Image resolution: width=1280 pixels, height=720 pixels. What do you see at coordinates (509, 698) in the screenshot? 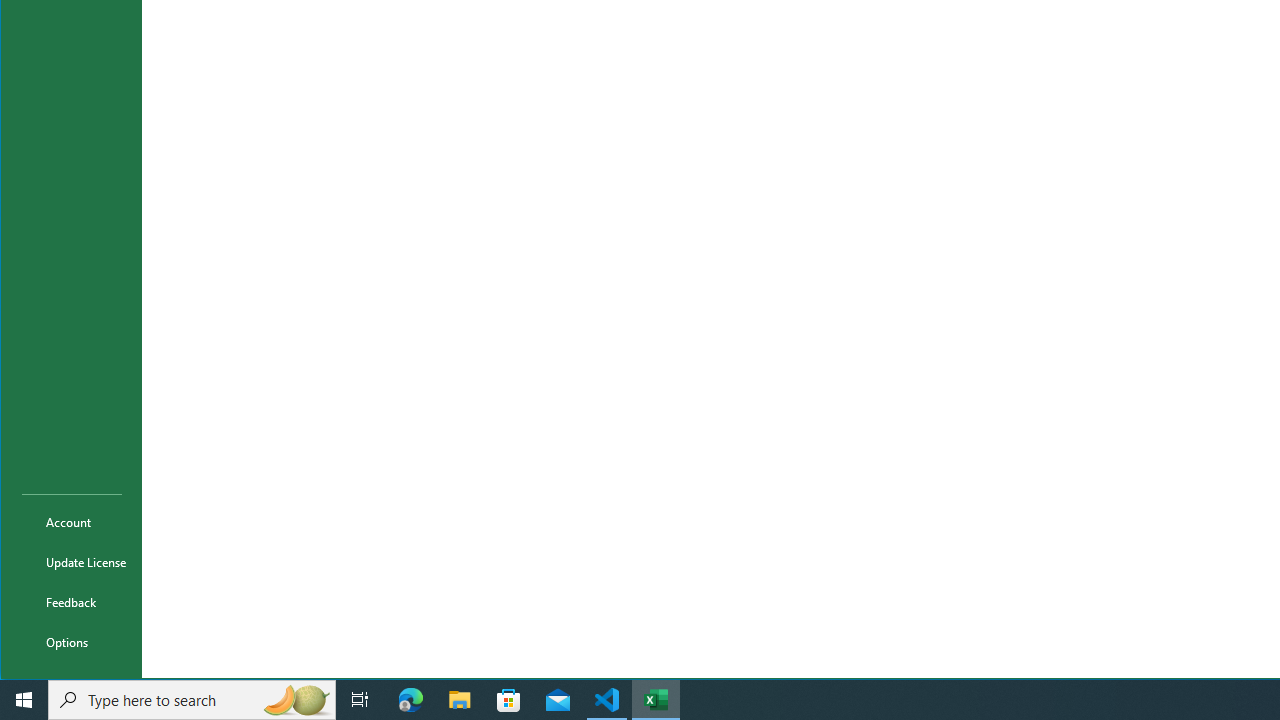
I see `'Microsoft Store'` at bounding box center [509, 698].